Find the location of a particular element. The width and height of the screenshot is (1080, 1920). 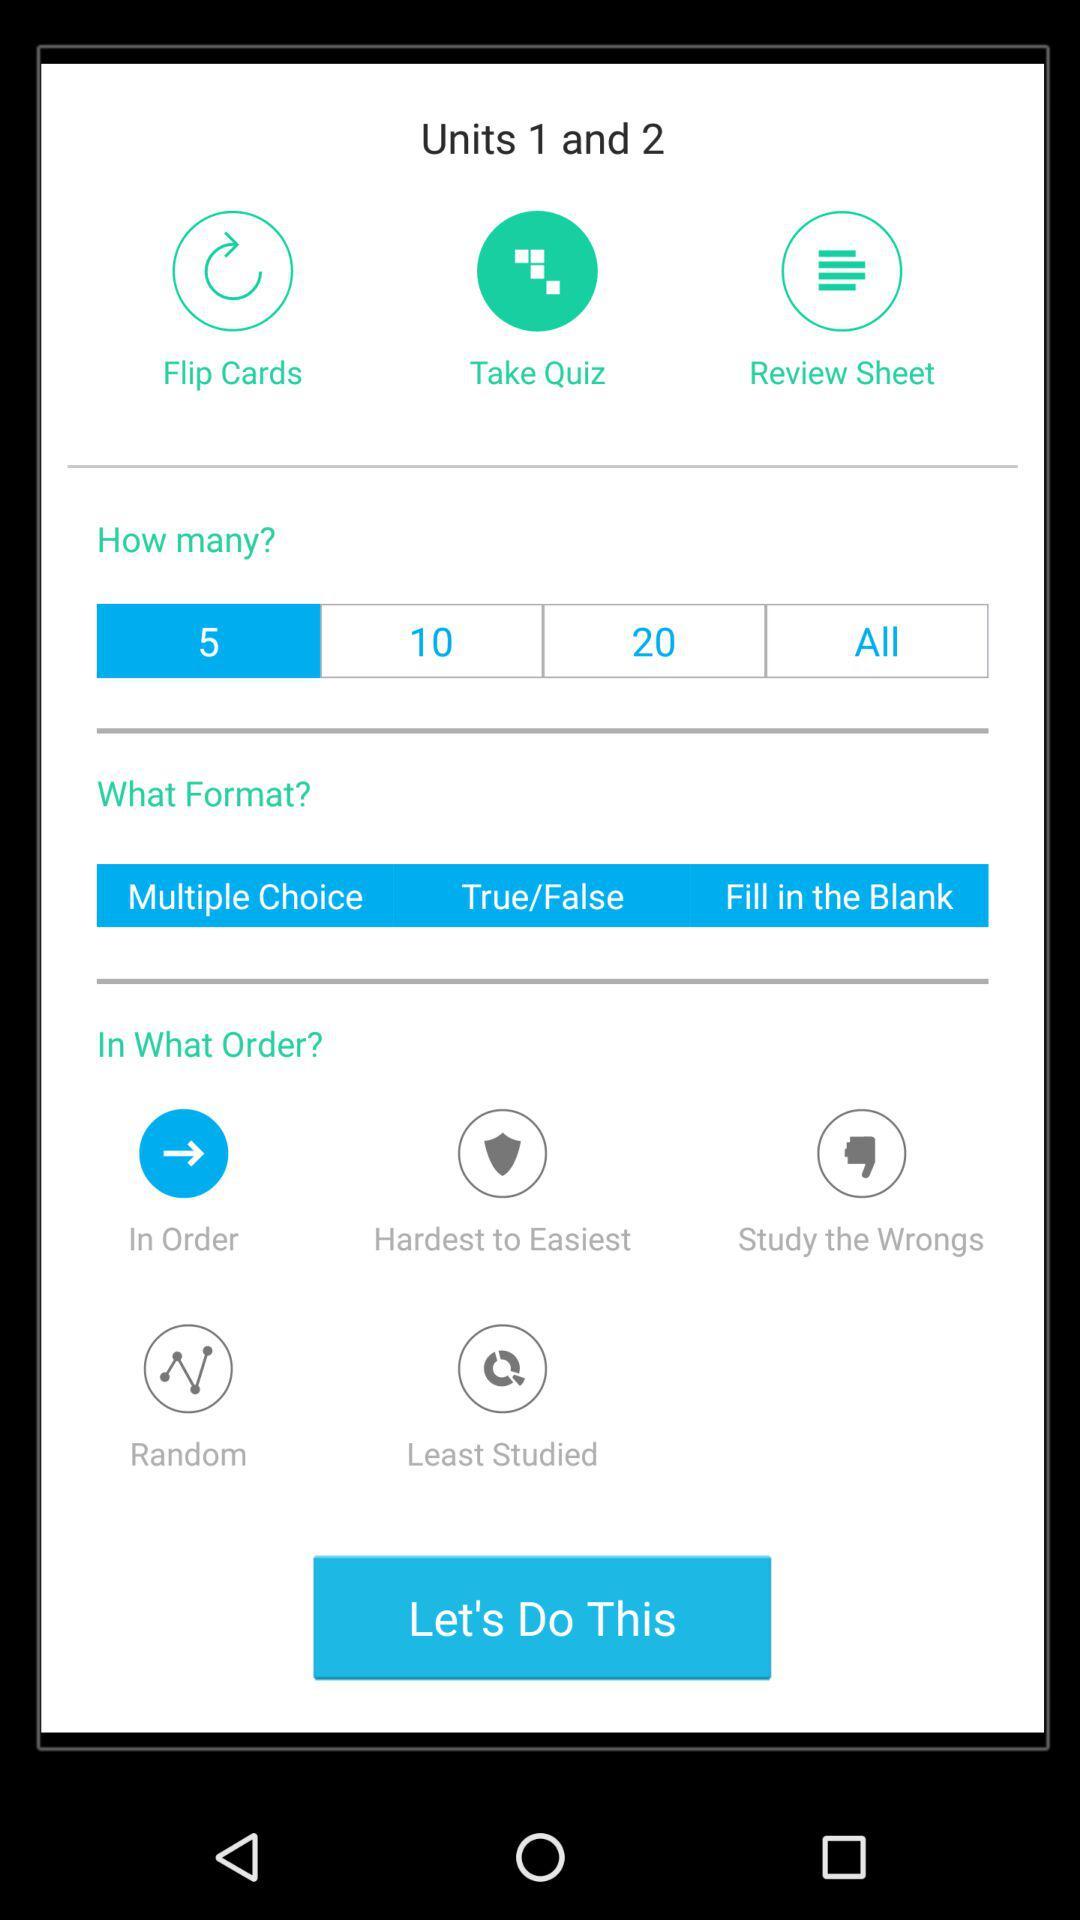

the item to the right of flip cards is located at coordinates (536, 270).